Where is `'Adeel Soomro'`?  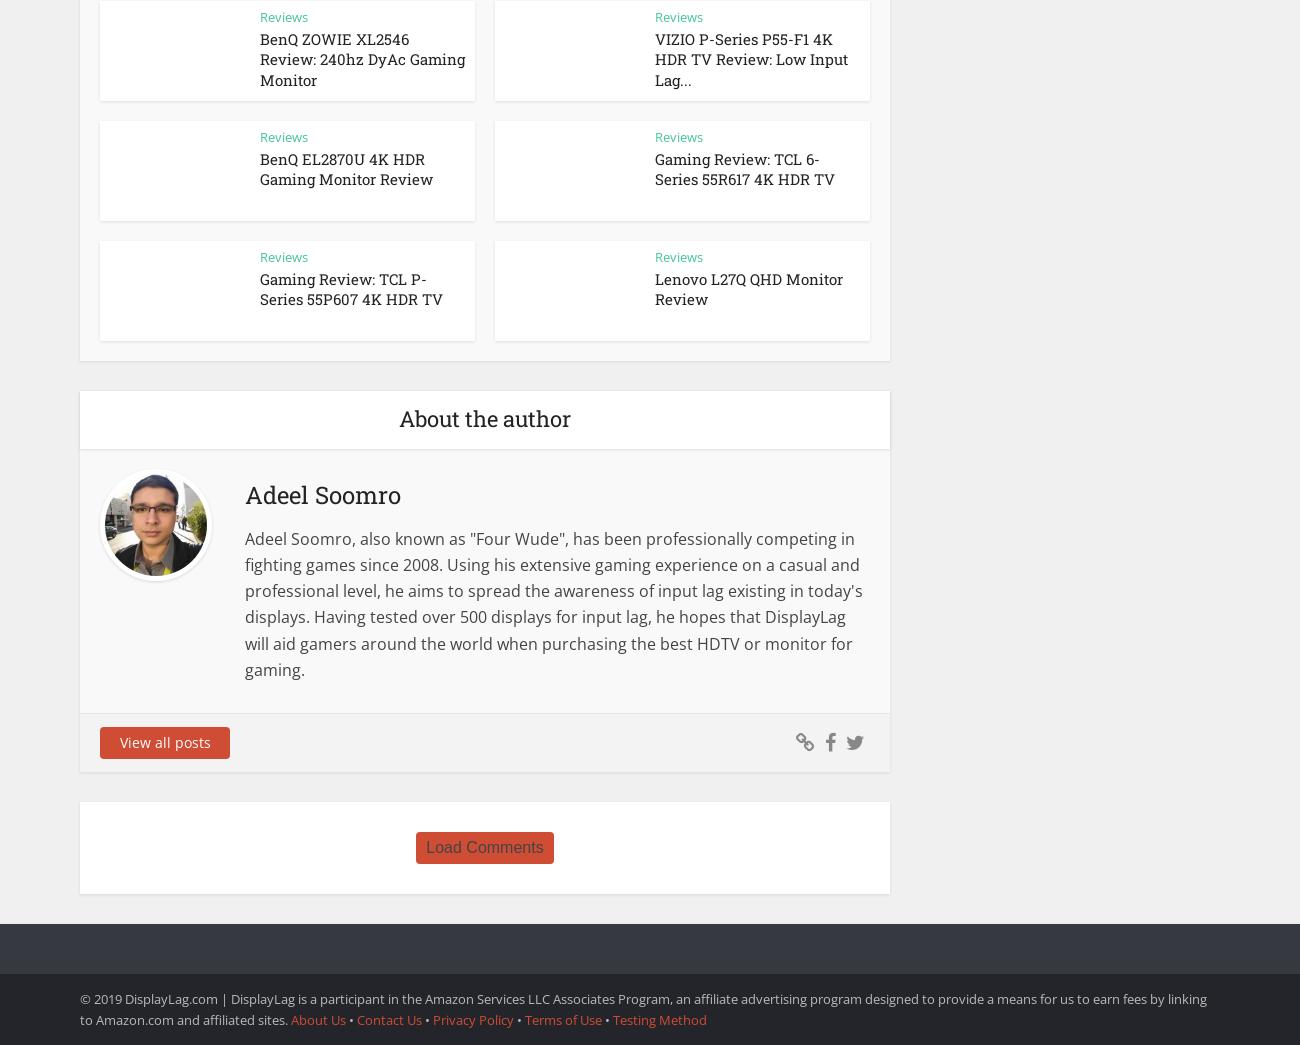
'Adeel Soomro' is located at coordinates (323, 494).